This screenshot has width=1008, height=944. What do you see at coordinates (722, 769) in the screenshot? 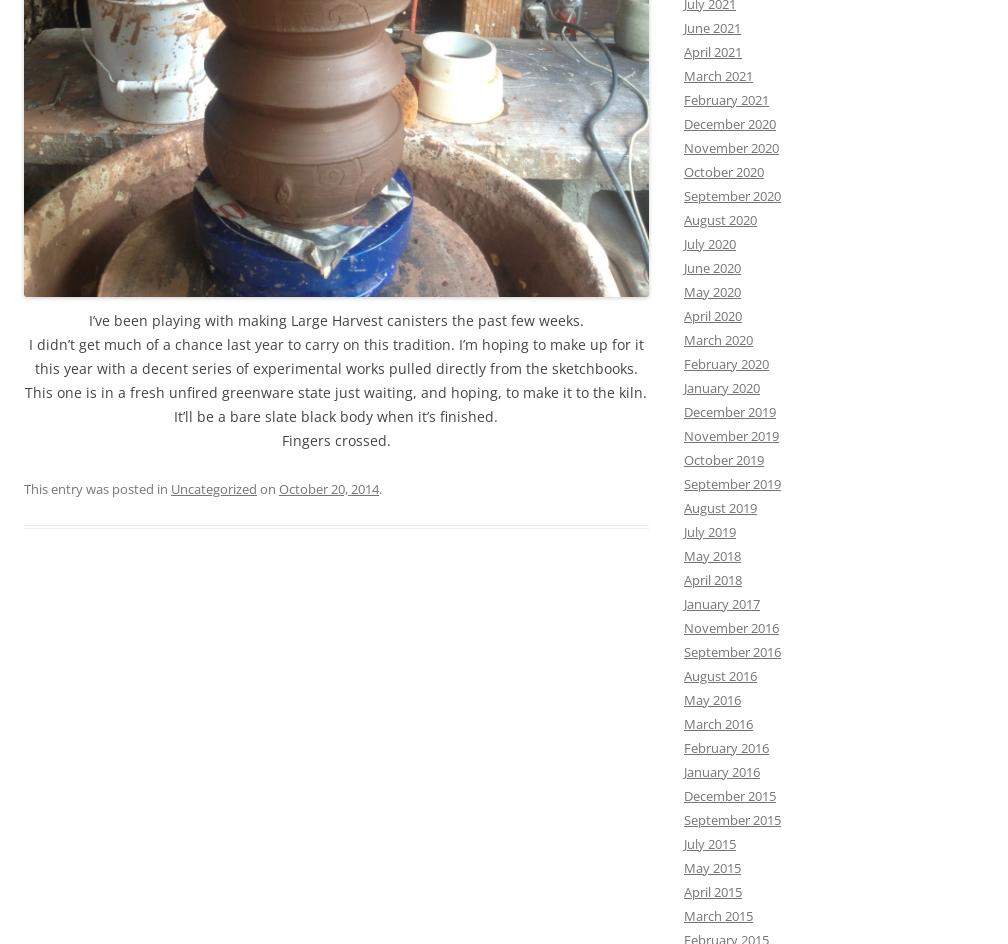
I see `'January 2016'` at bounding box center [722, 769].